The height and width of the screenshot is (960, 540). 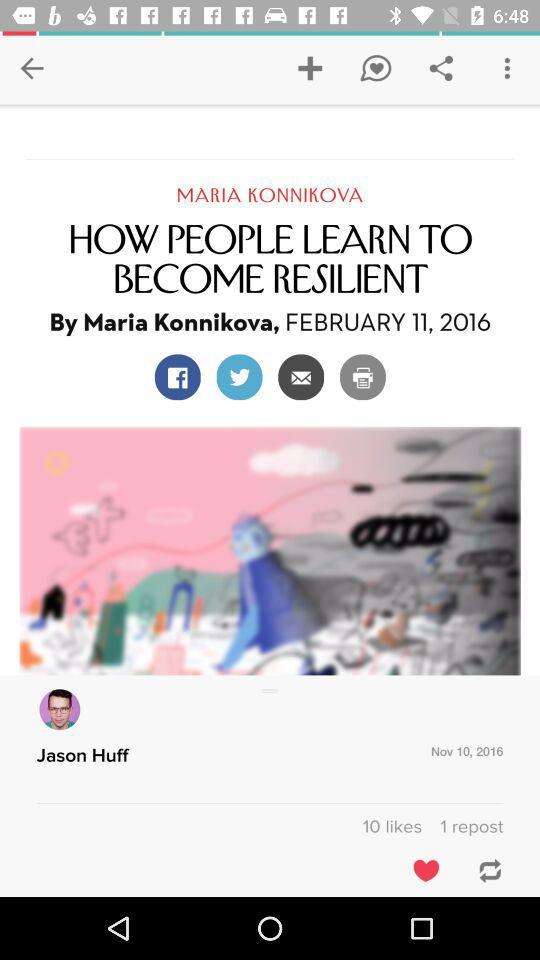 What do you see at coordinates (425, 869) in the screenshot?
I see `the favorite icon` at bounding box center [425, 869].